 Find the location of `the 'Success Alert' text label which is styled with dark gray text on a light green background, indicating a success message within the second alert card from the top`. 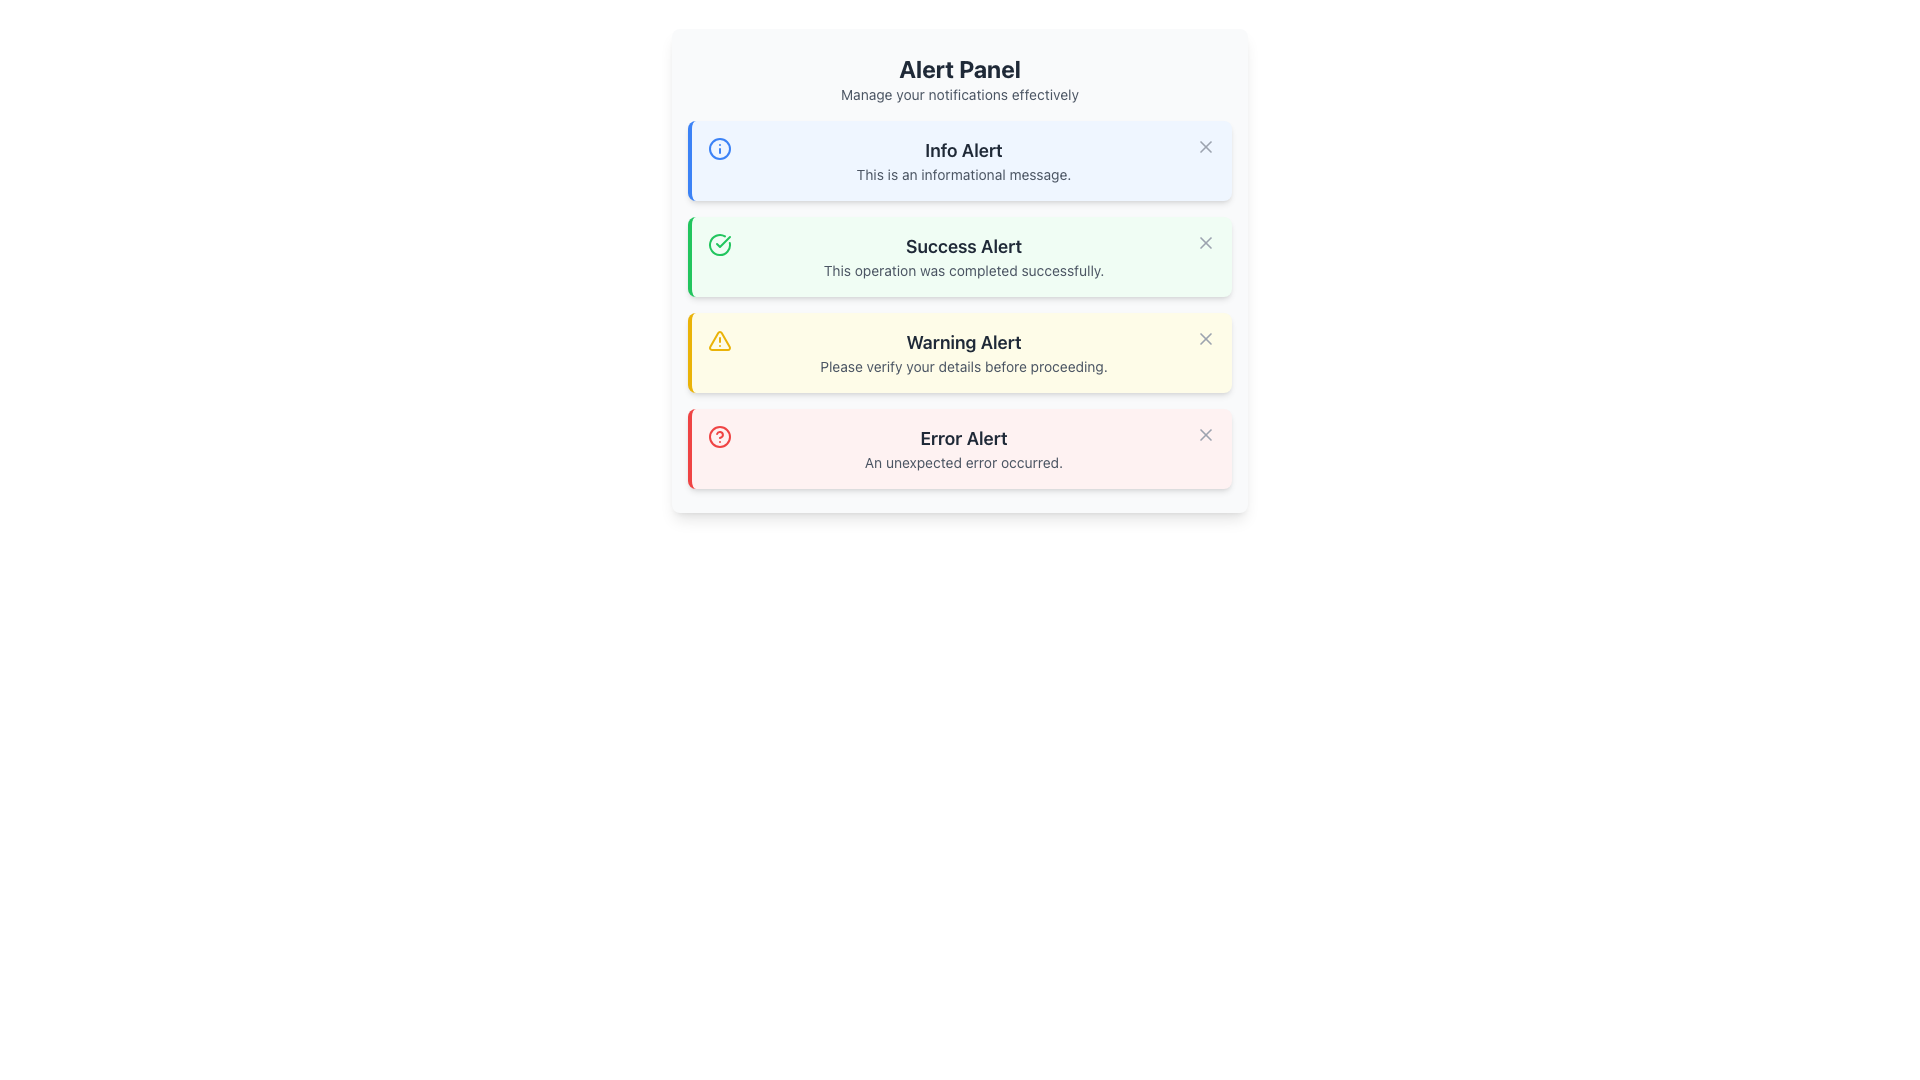

the 'Success Alert' text label which is styled with dark gray text on a light green background, indicating a success message within the second alert card from the top is located at coordinates (964, 245).